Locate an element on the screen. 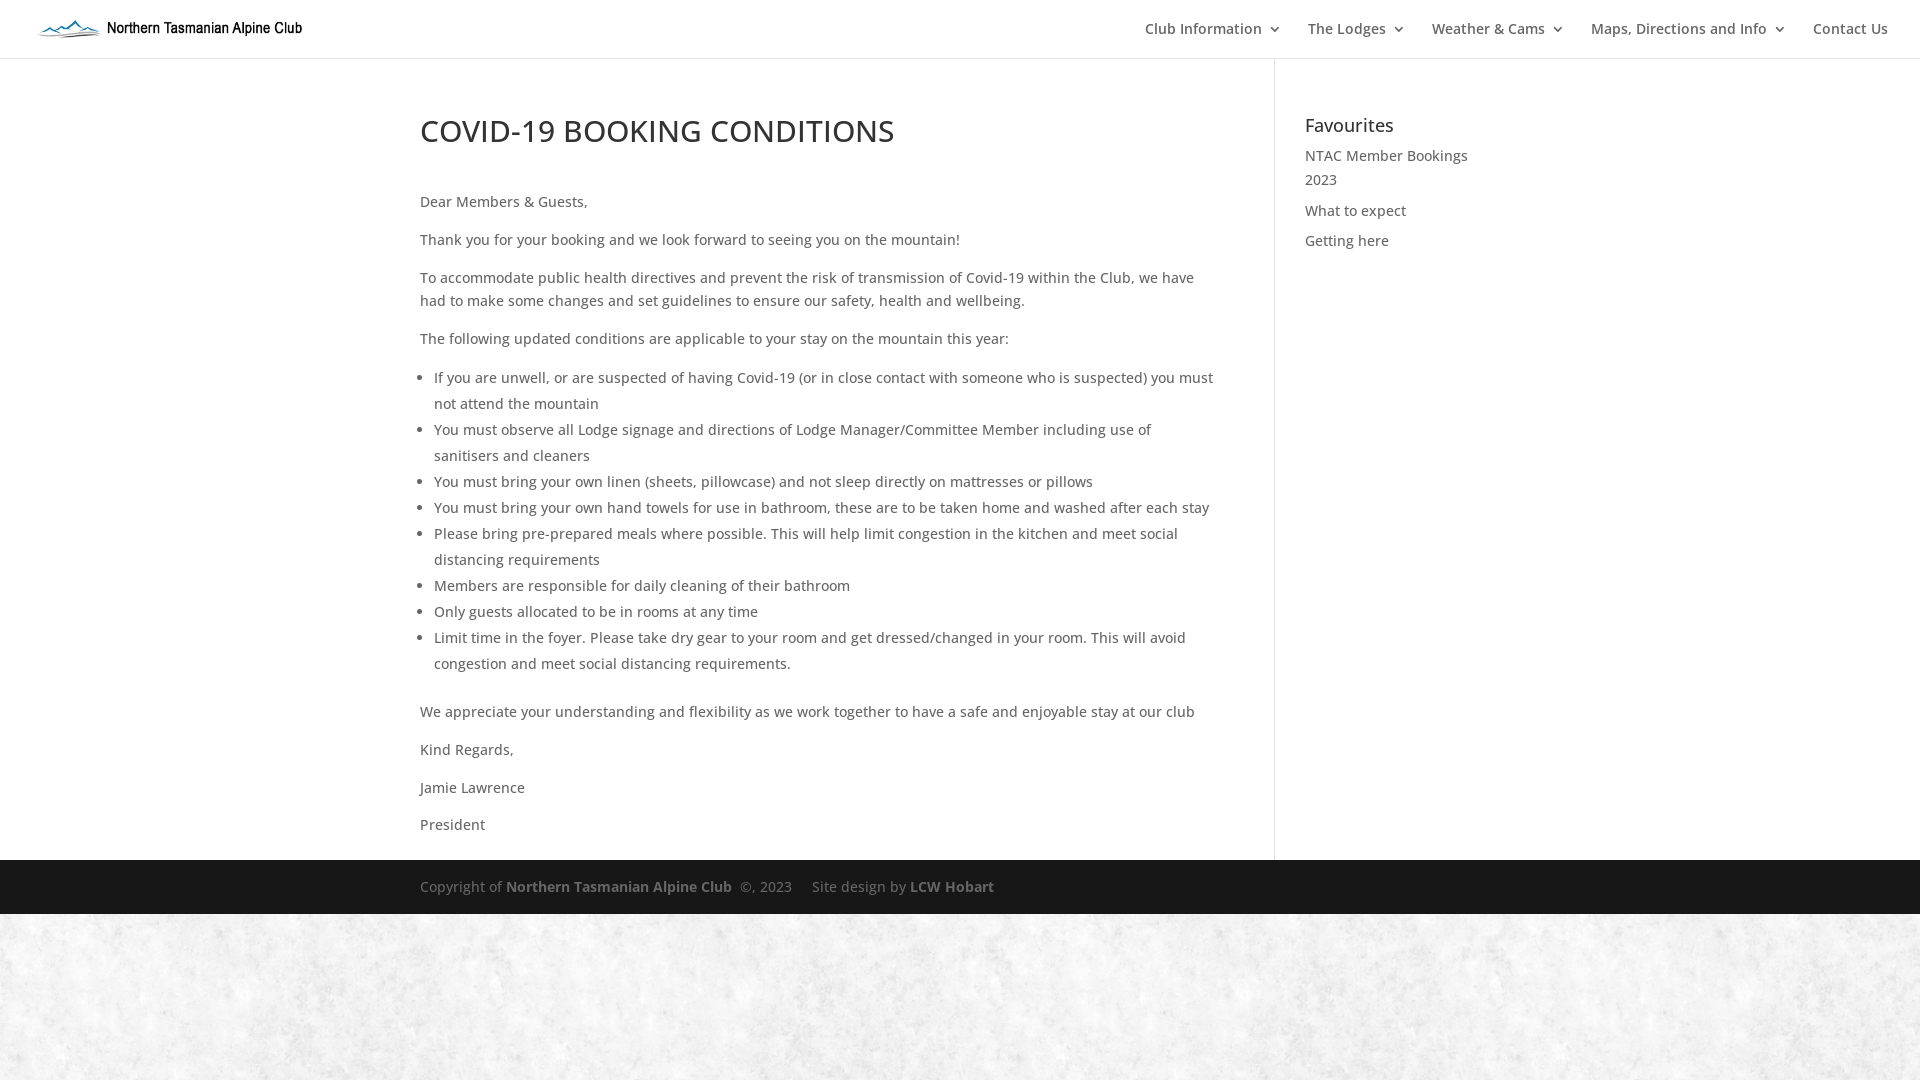  'What to expect' is located at coordinates (1355, 210).